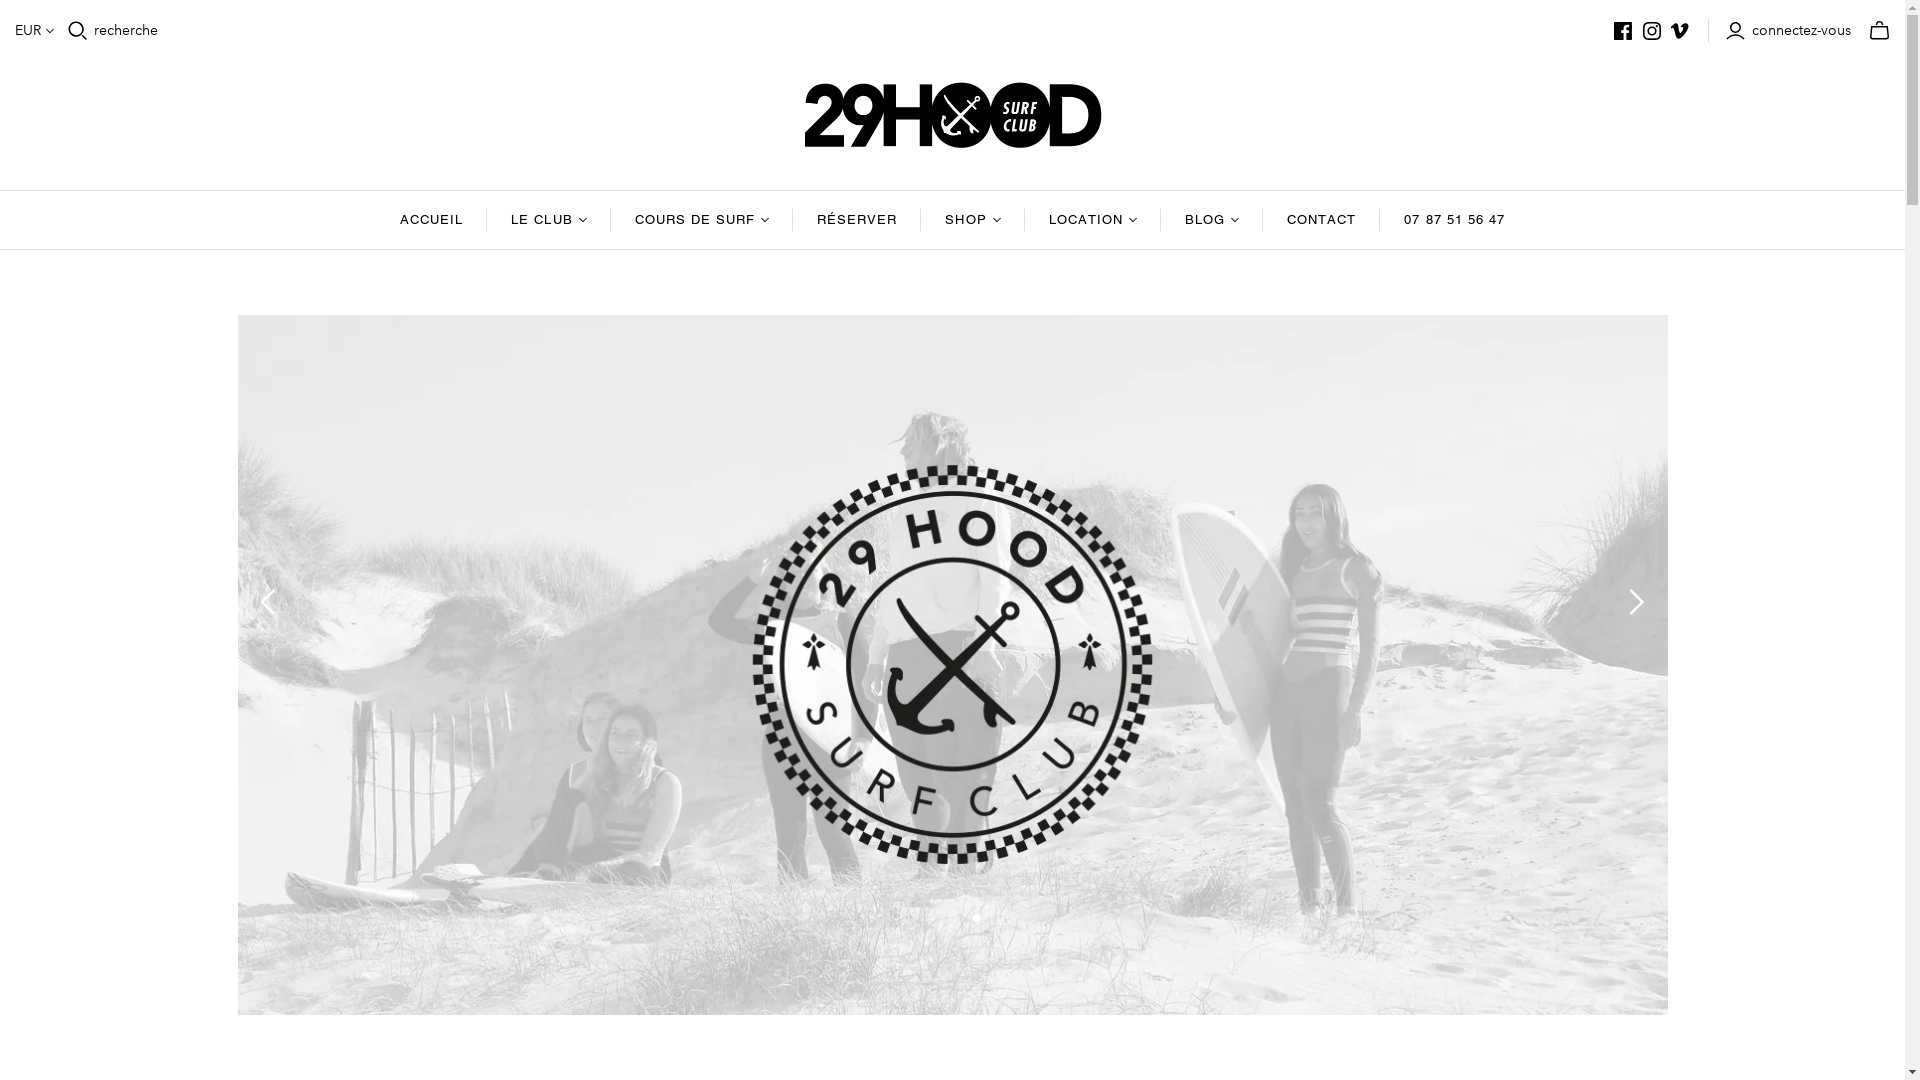 The width and height of the screenshot is (1920, 1080). Describe the element at coordinates (430, 219) in the screenshot. I see `'ACCUEIL'` at that location.